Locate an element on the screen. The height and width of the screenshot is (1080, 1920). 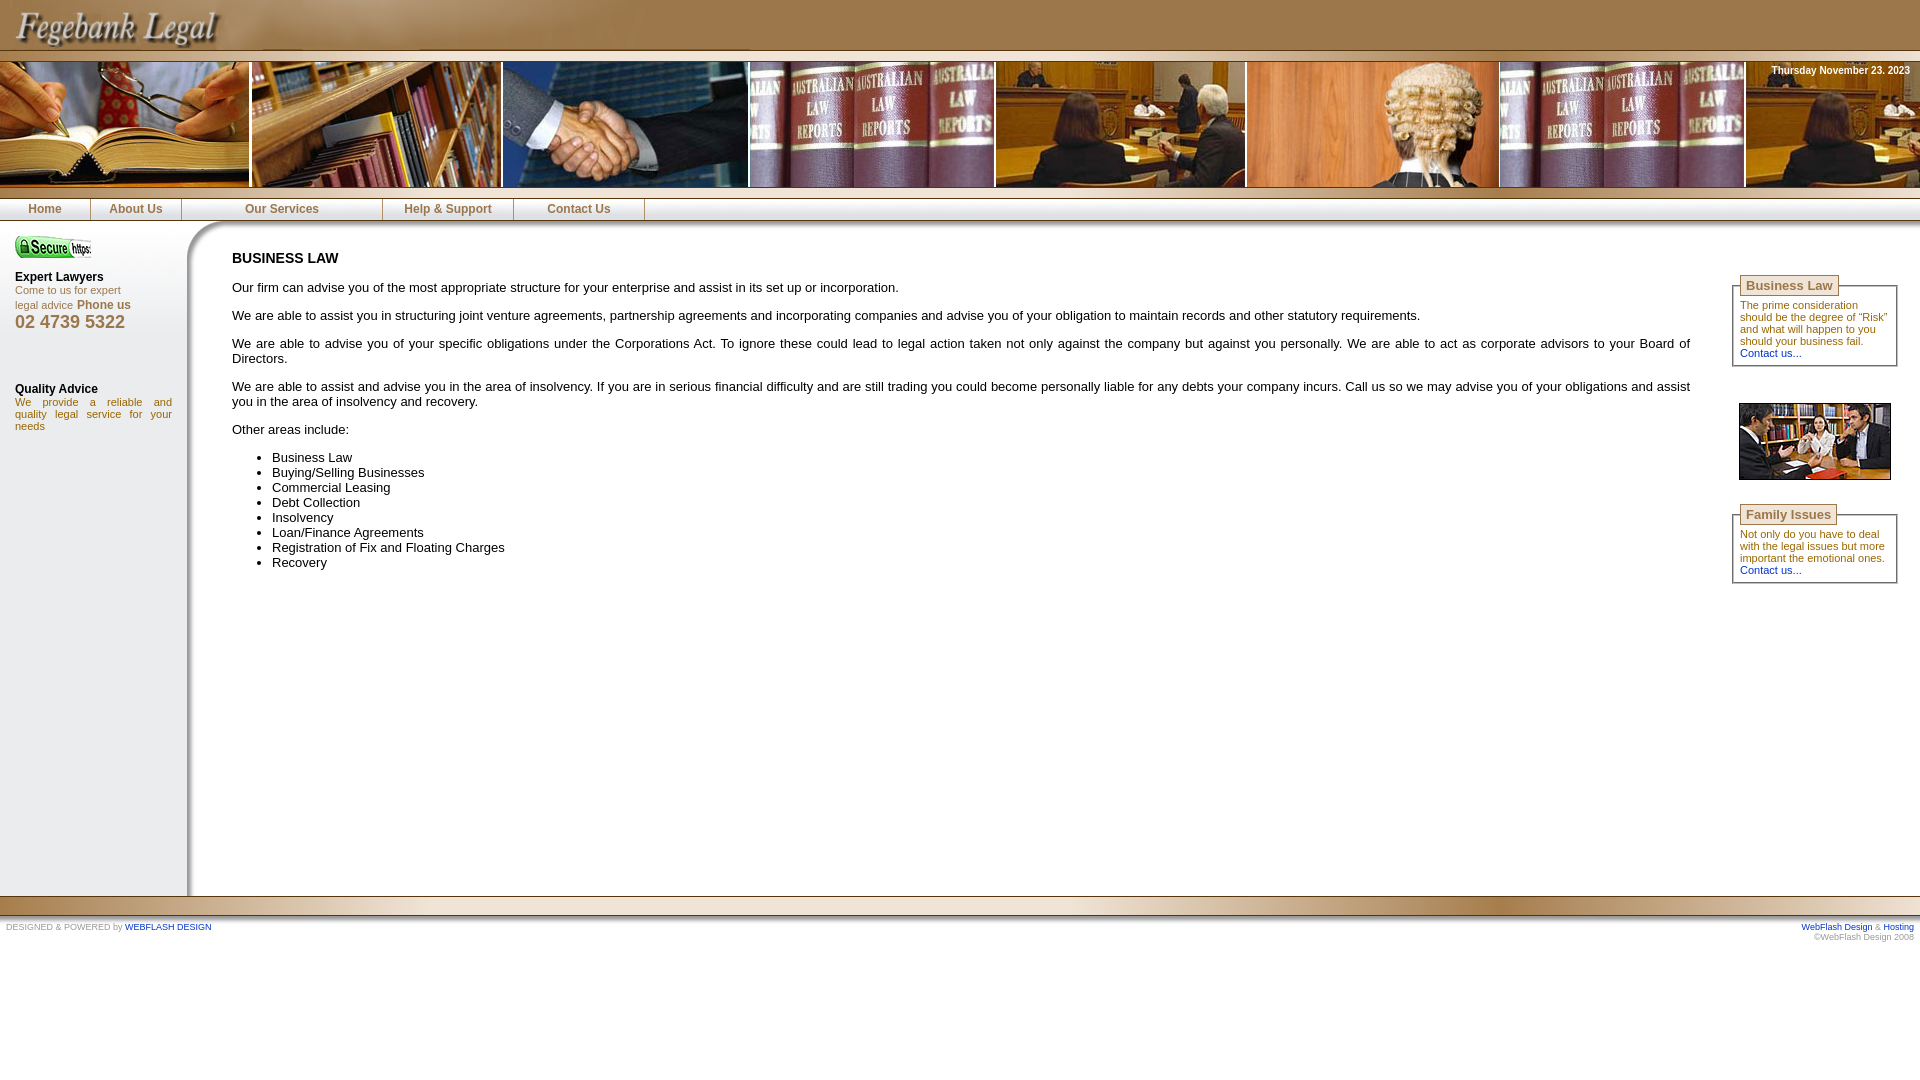
'About Us' is located at coordinates (134, 209).